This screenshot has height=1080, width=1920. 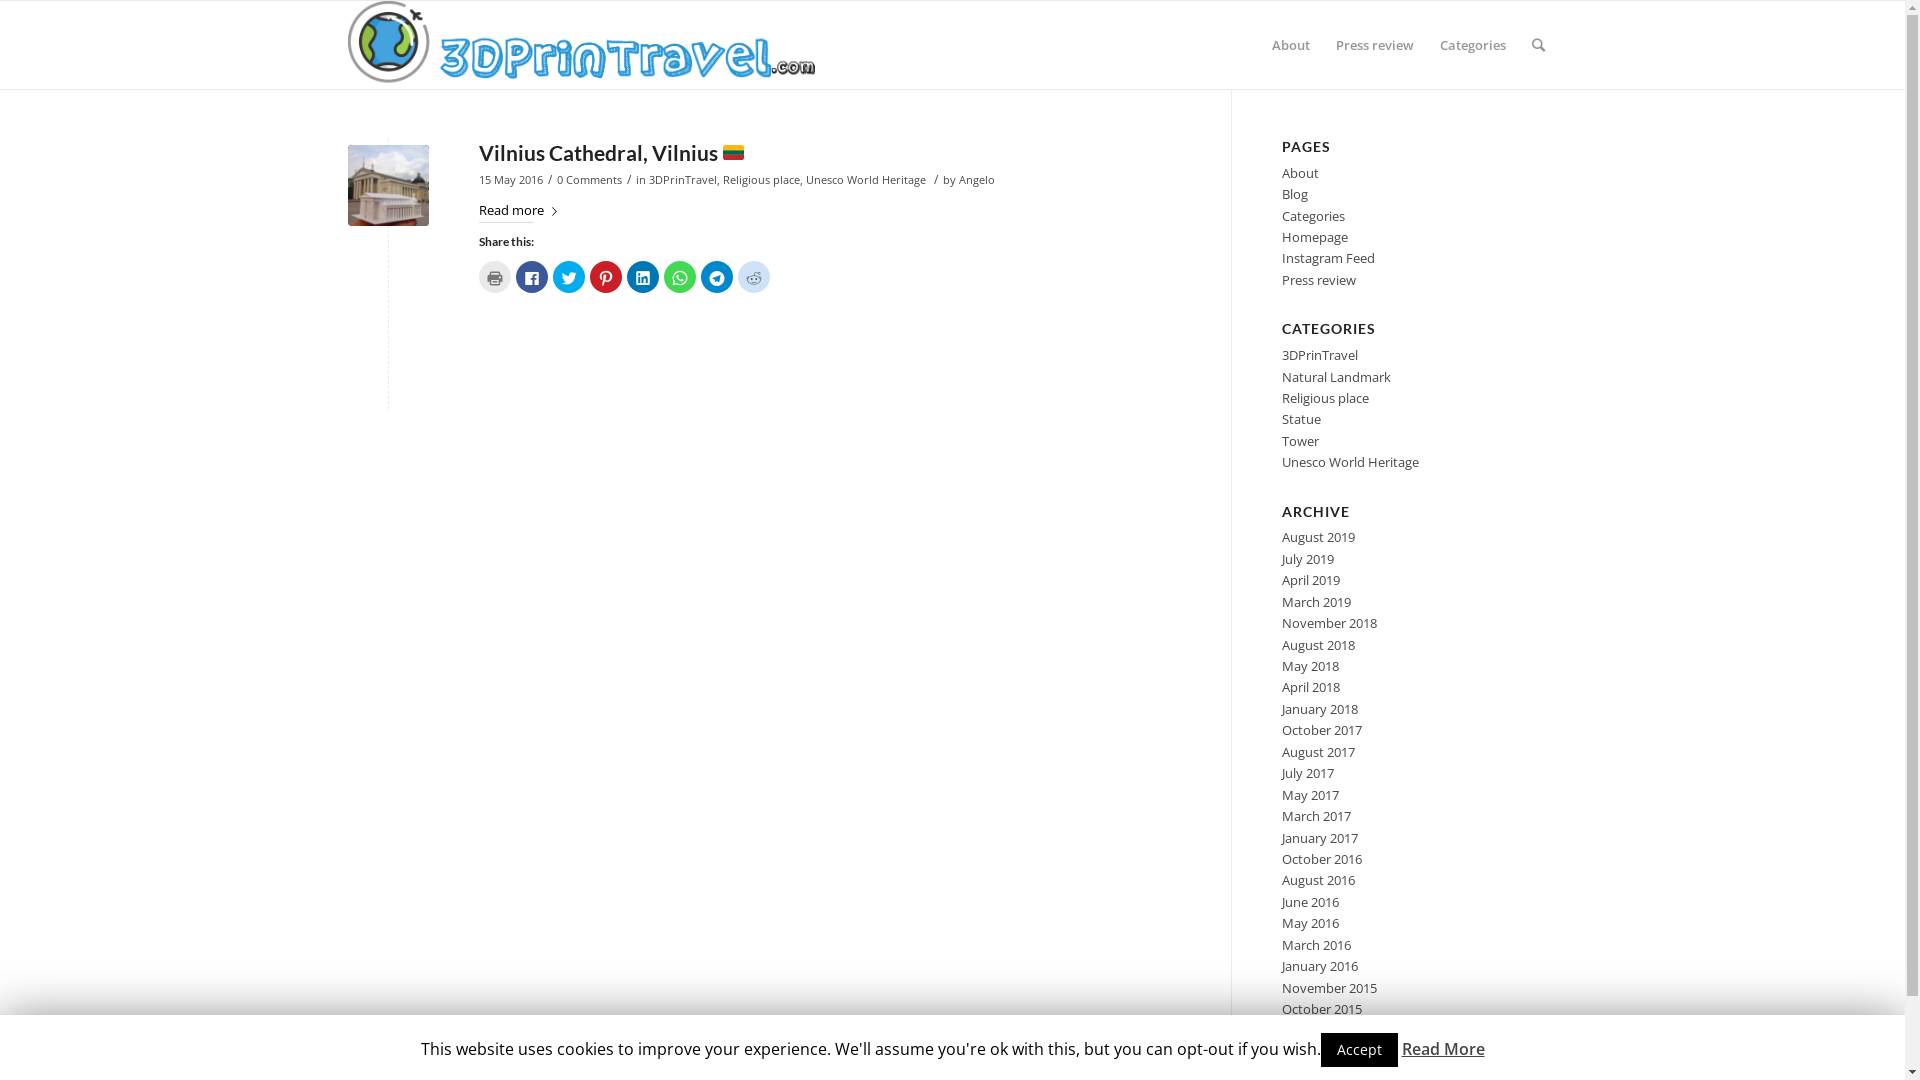 I want to click on 'April 2019', so click(x=1310, y=579).